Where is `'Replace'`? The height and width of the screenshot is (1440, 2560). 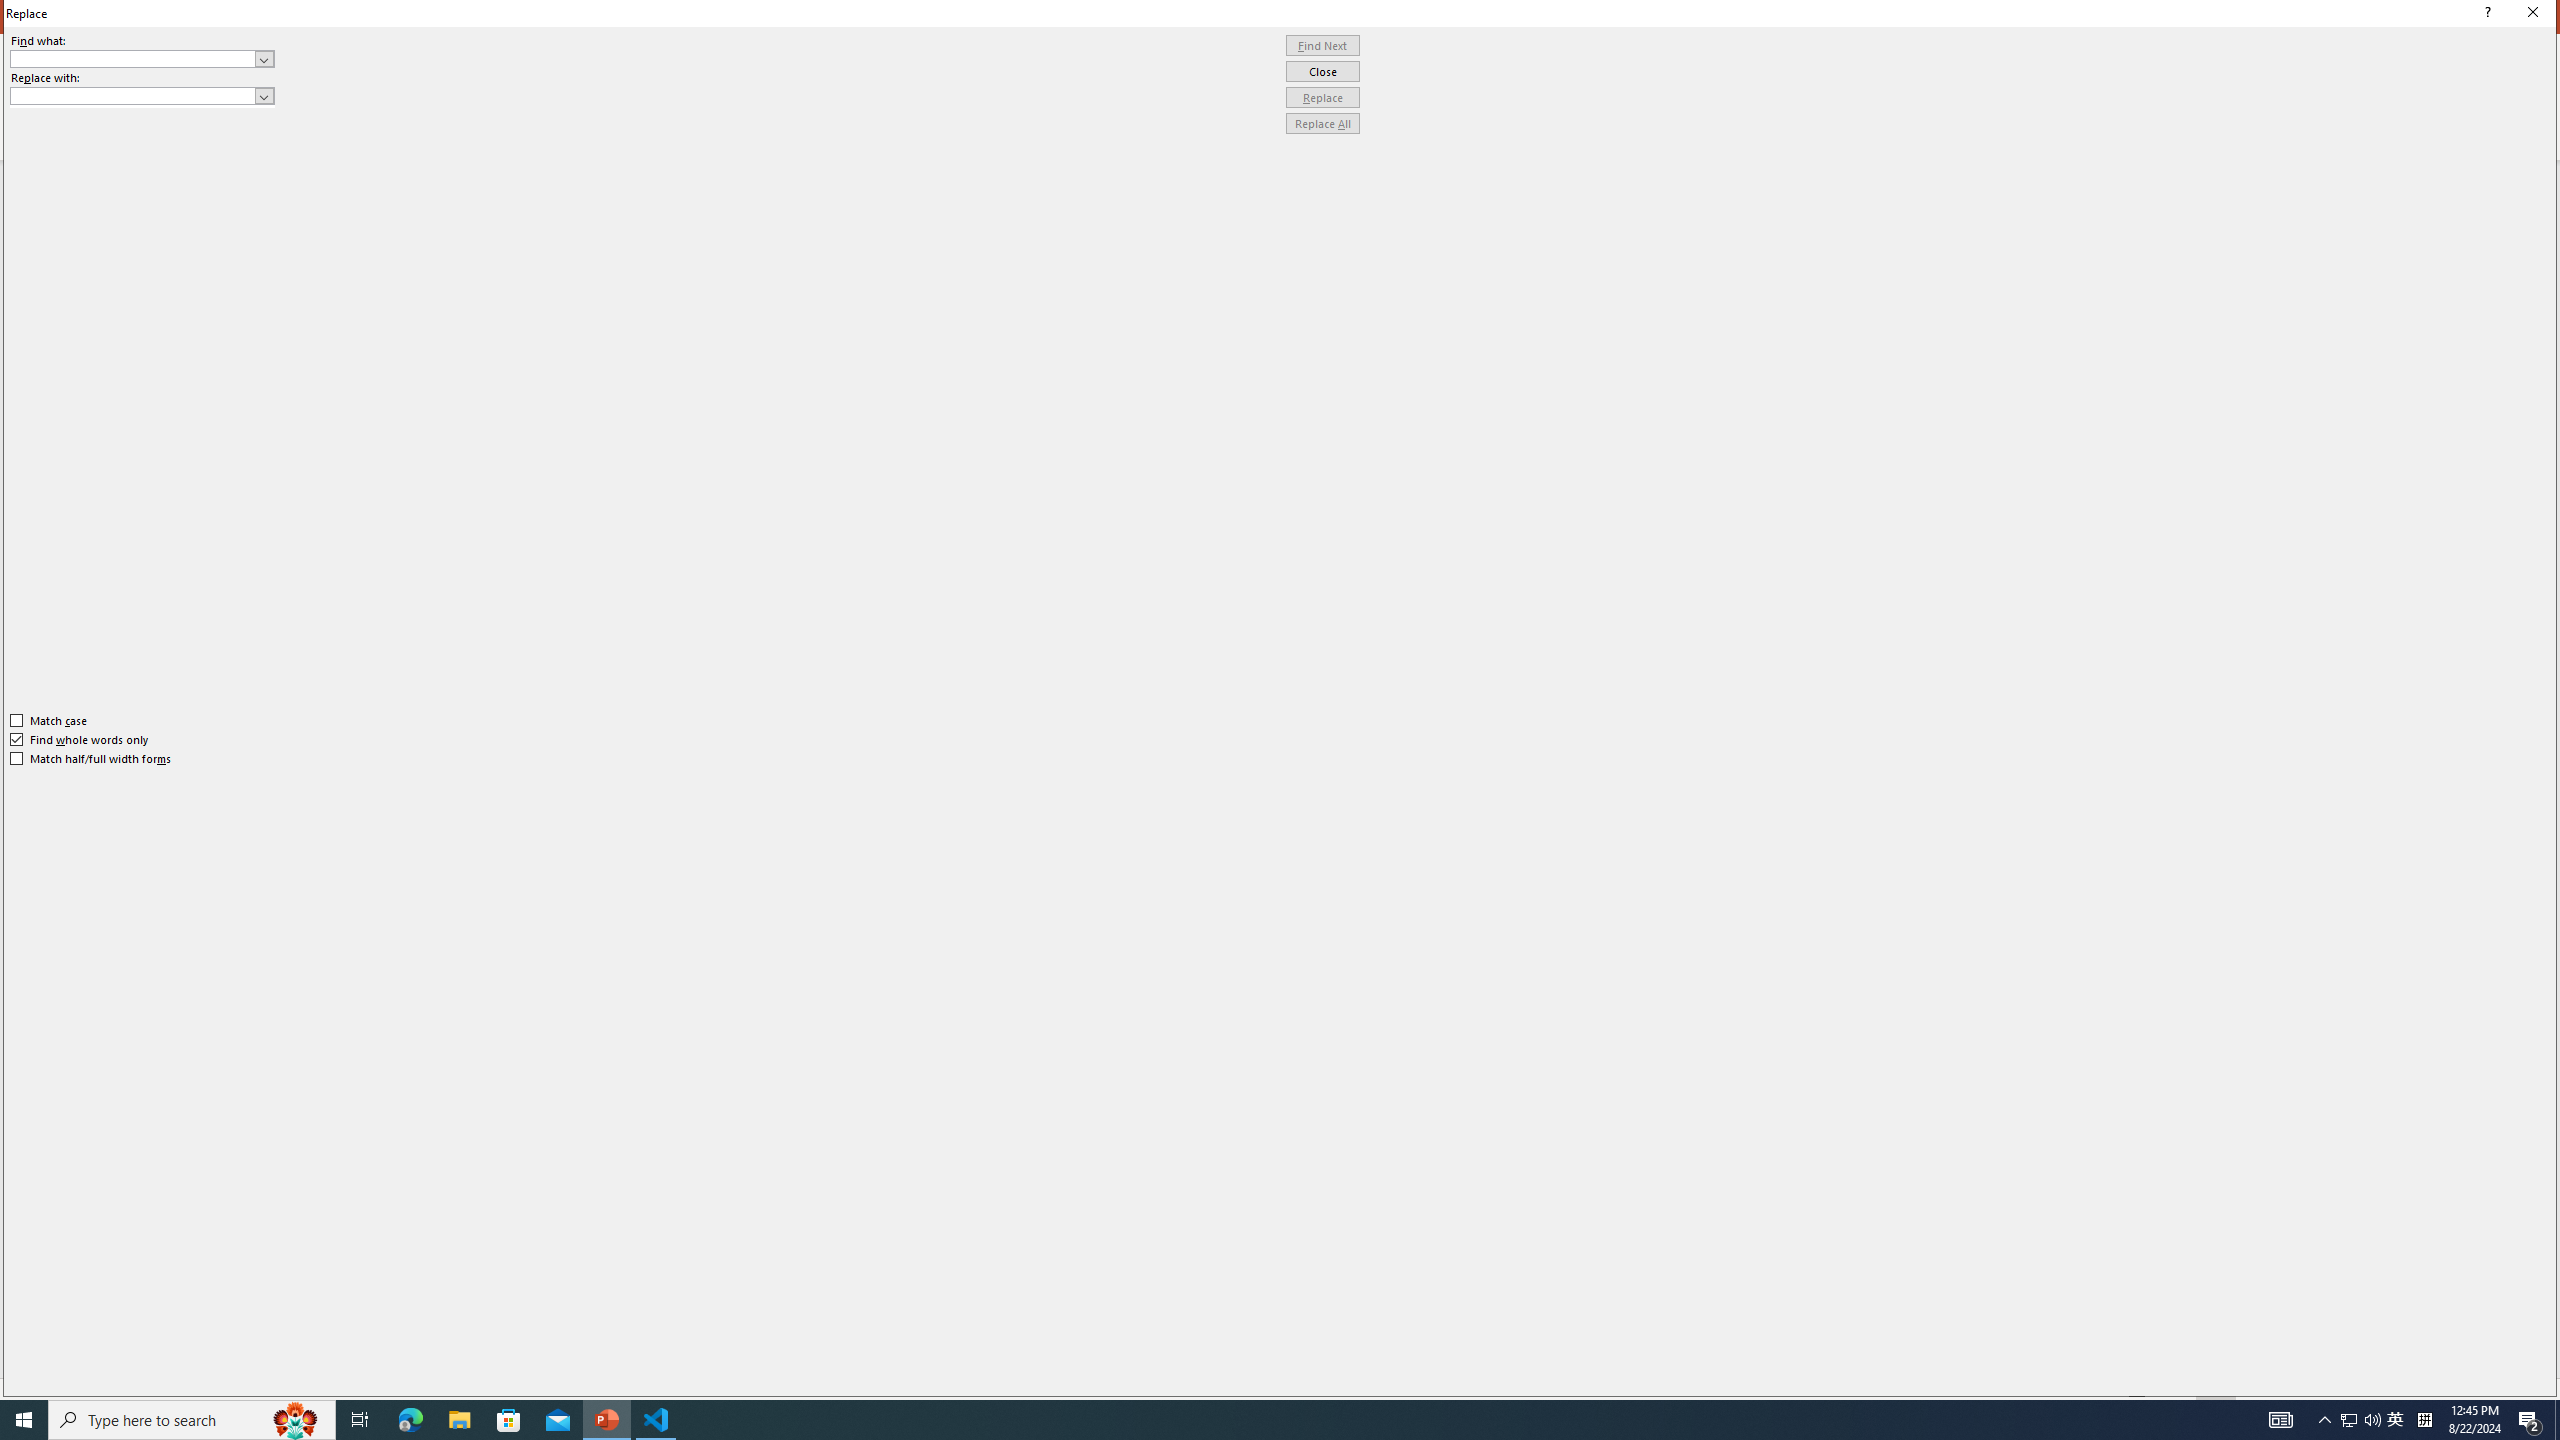 'Replace' is located at coordinates (1322, 96).